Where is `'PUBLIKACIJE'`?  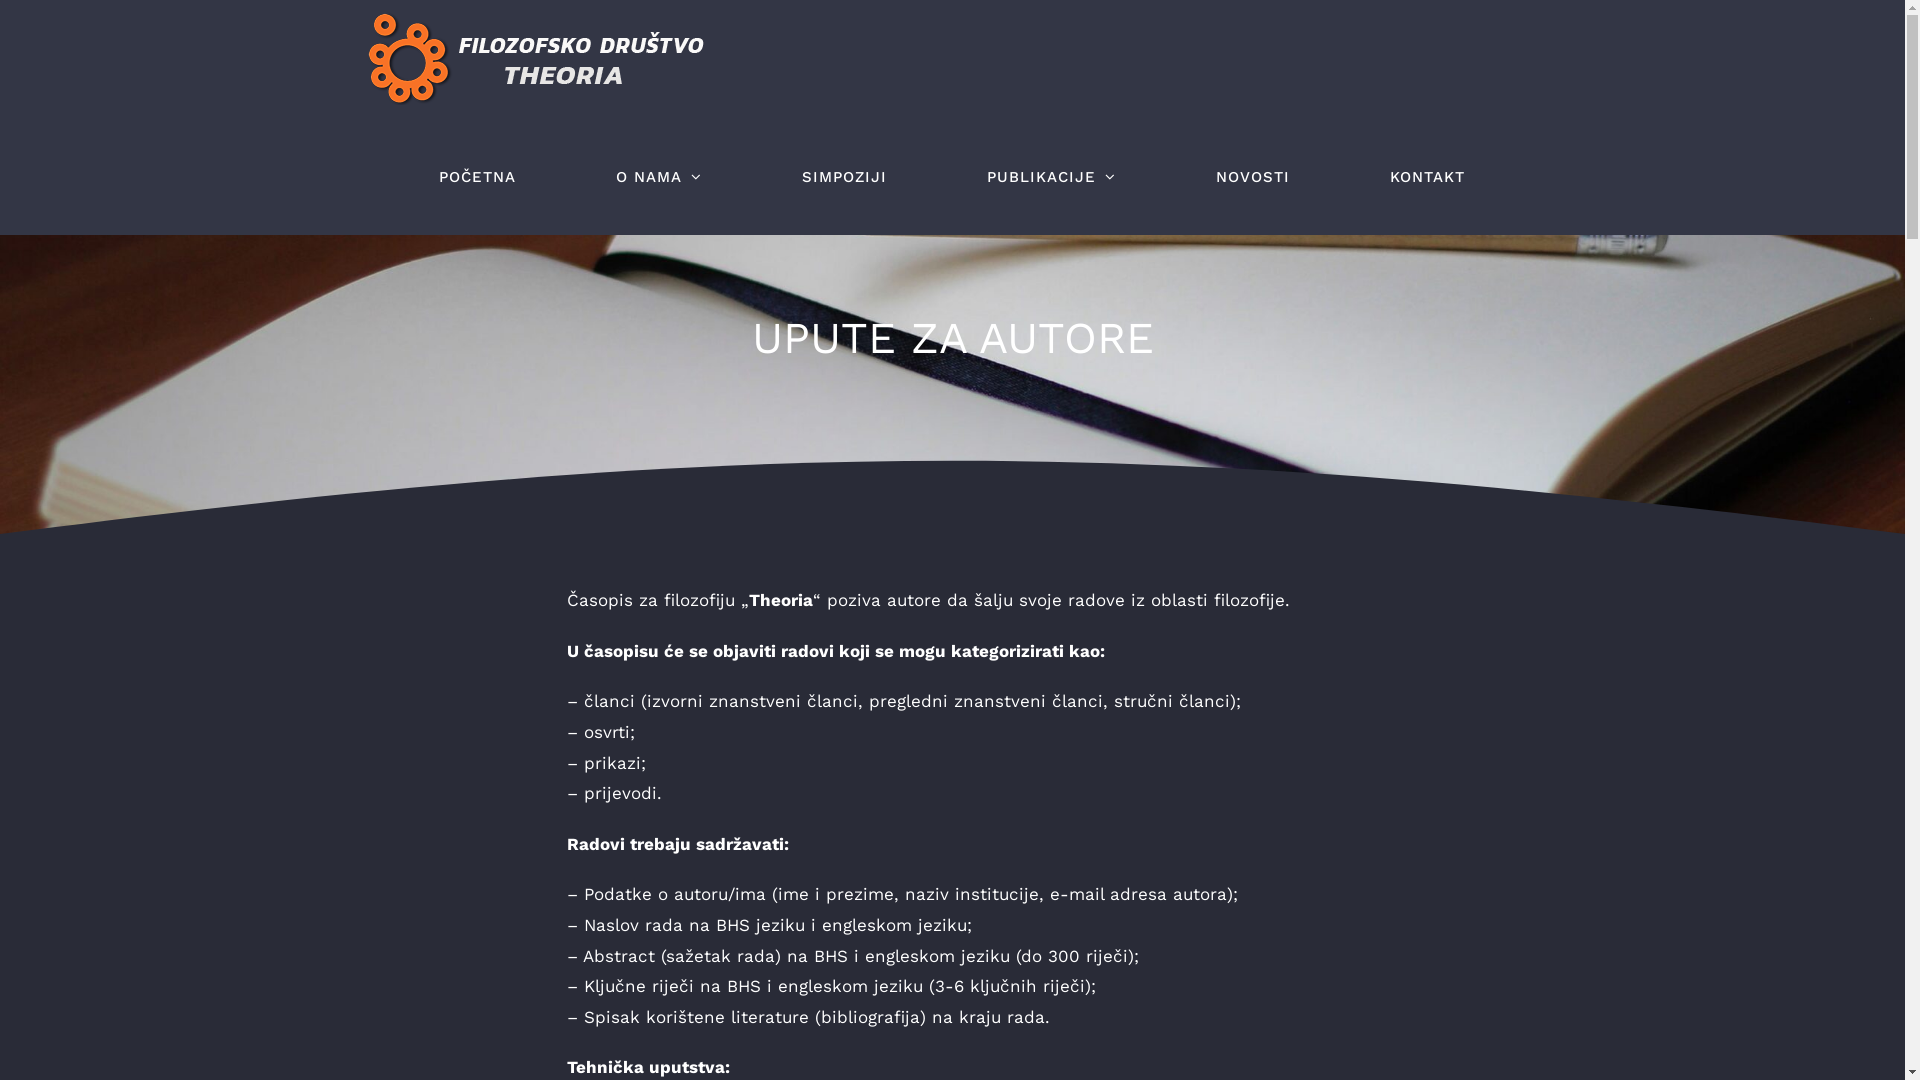
'PUBLIKACIJE' is located at coordinates (964, 176).